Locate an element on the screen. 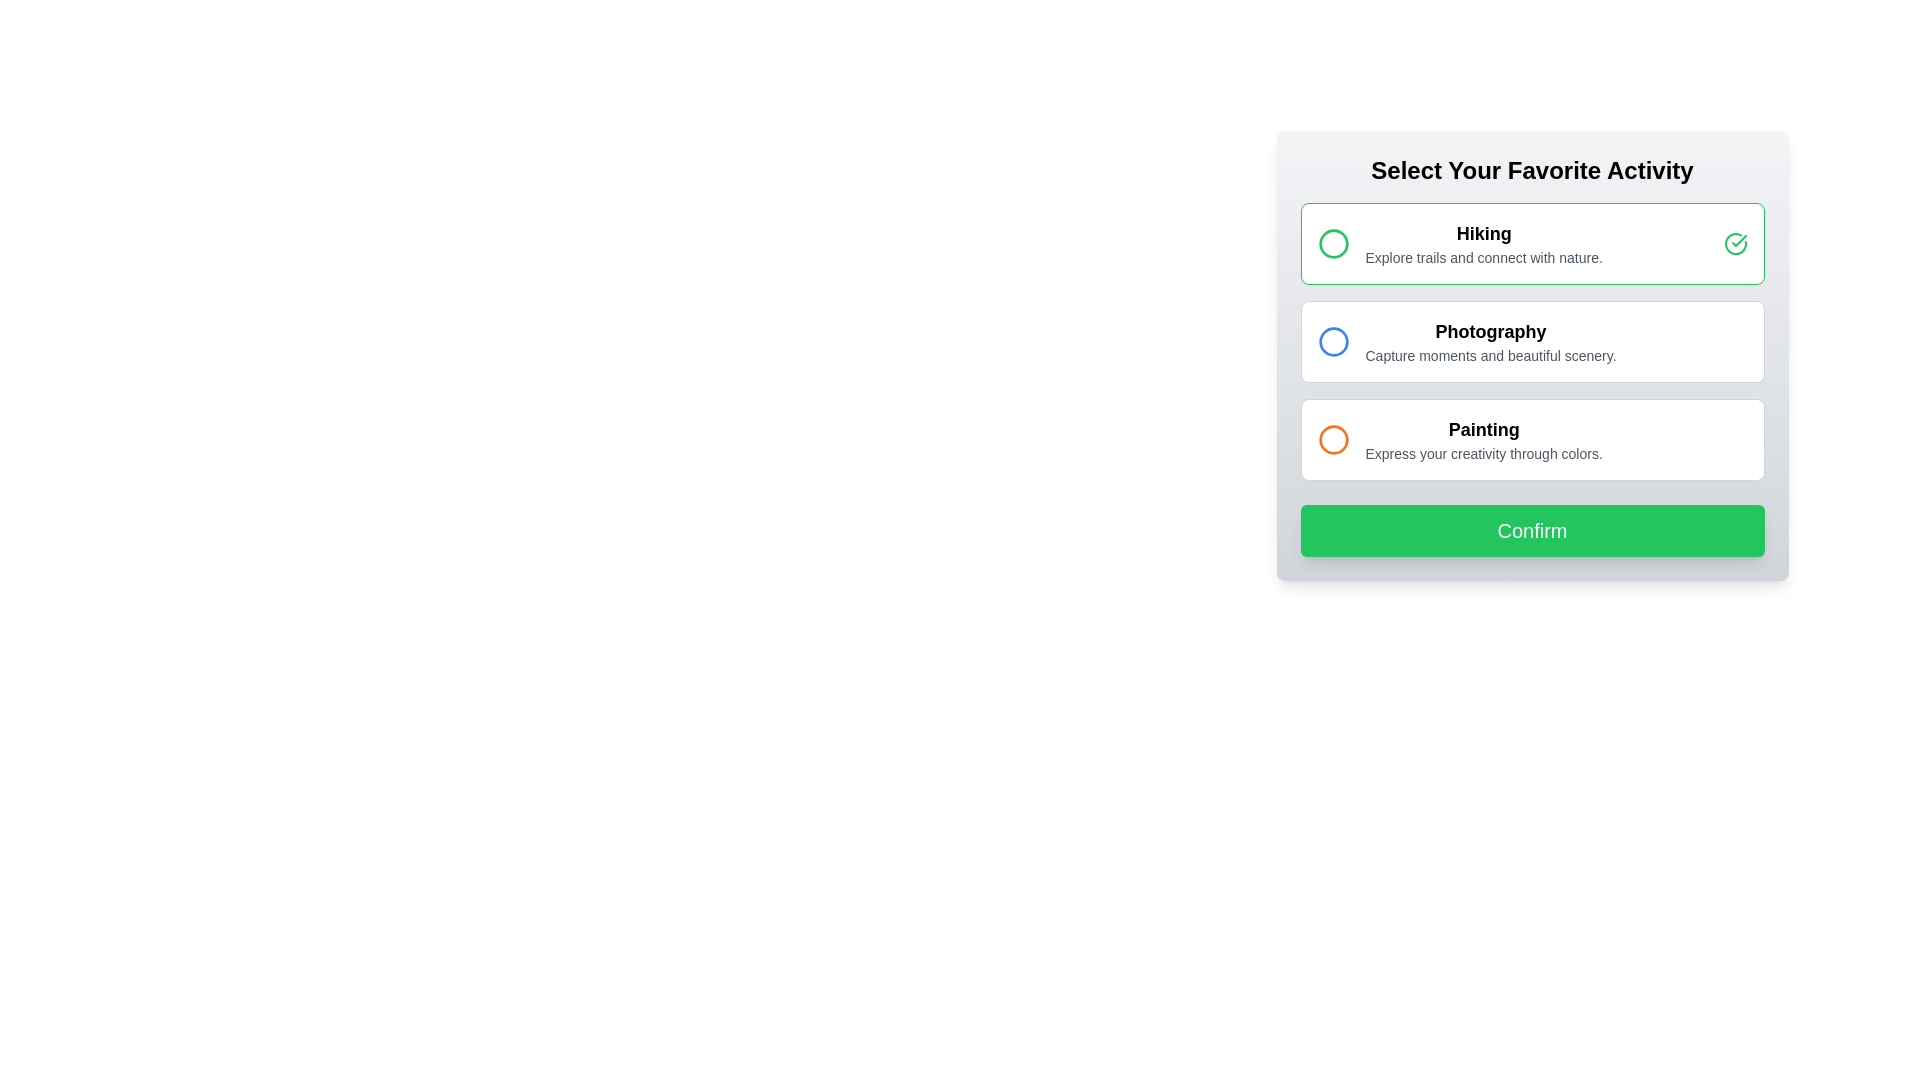  the selectable option labeled 'Photography', which is the second item in the list between 'Hiking' and 'Painting' is located at coordinates (1467, 341).